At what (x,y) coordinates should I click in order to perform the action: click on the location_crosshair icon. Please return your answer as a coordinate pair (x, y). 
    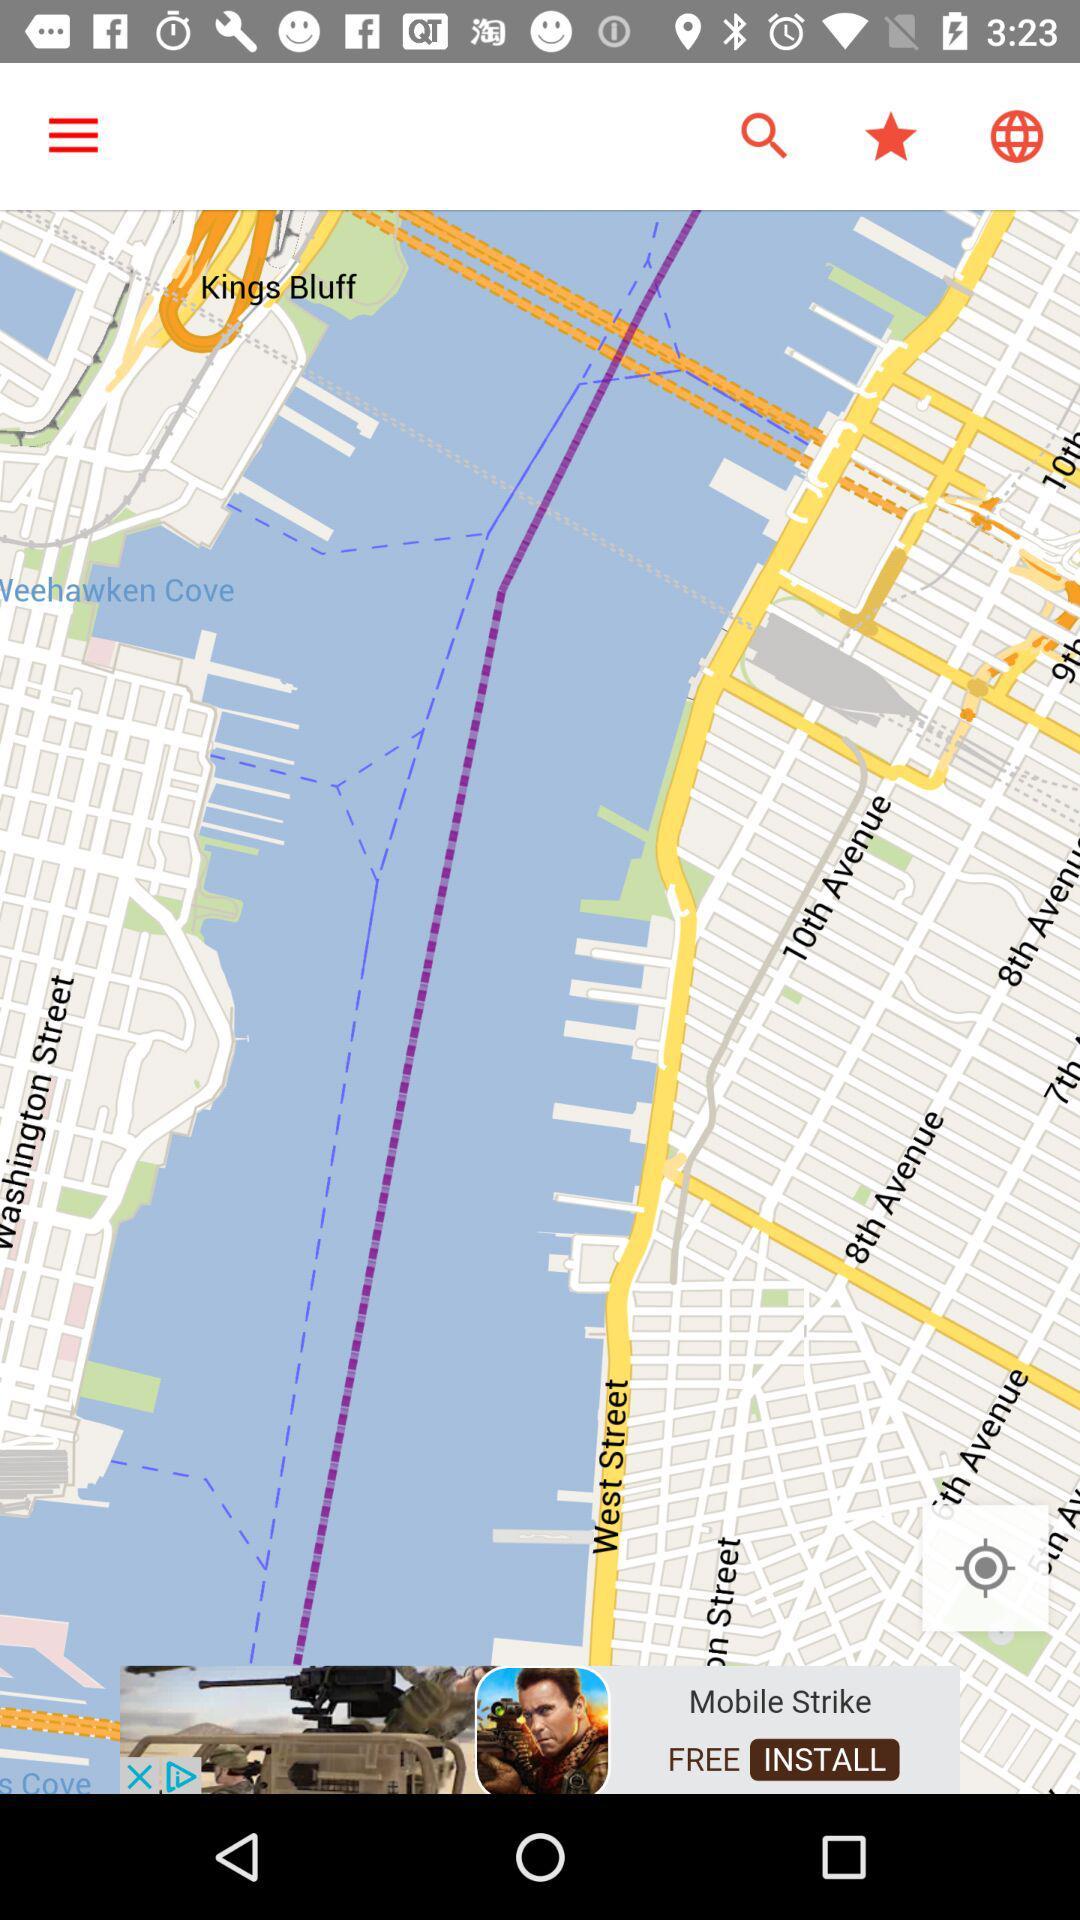
    Looking at the image, I should click on (984, 1567).